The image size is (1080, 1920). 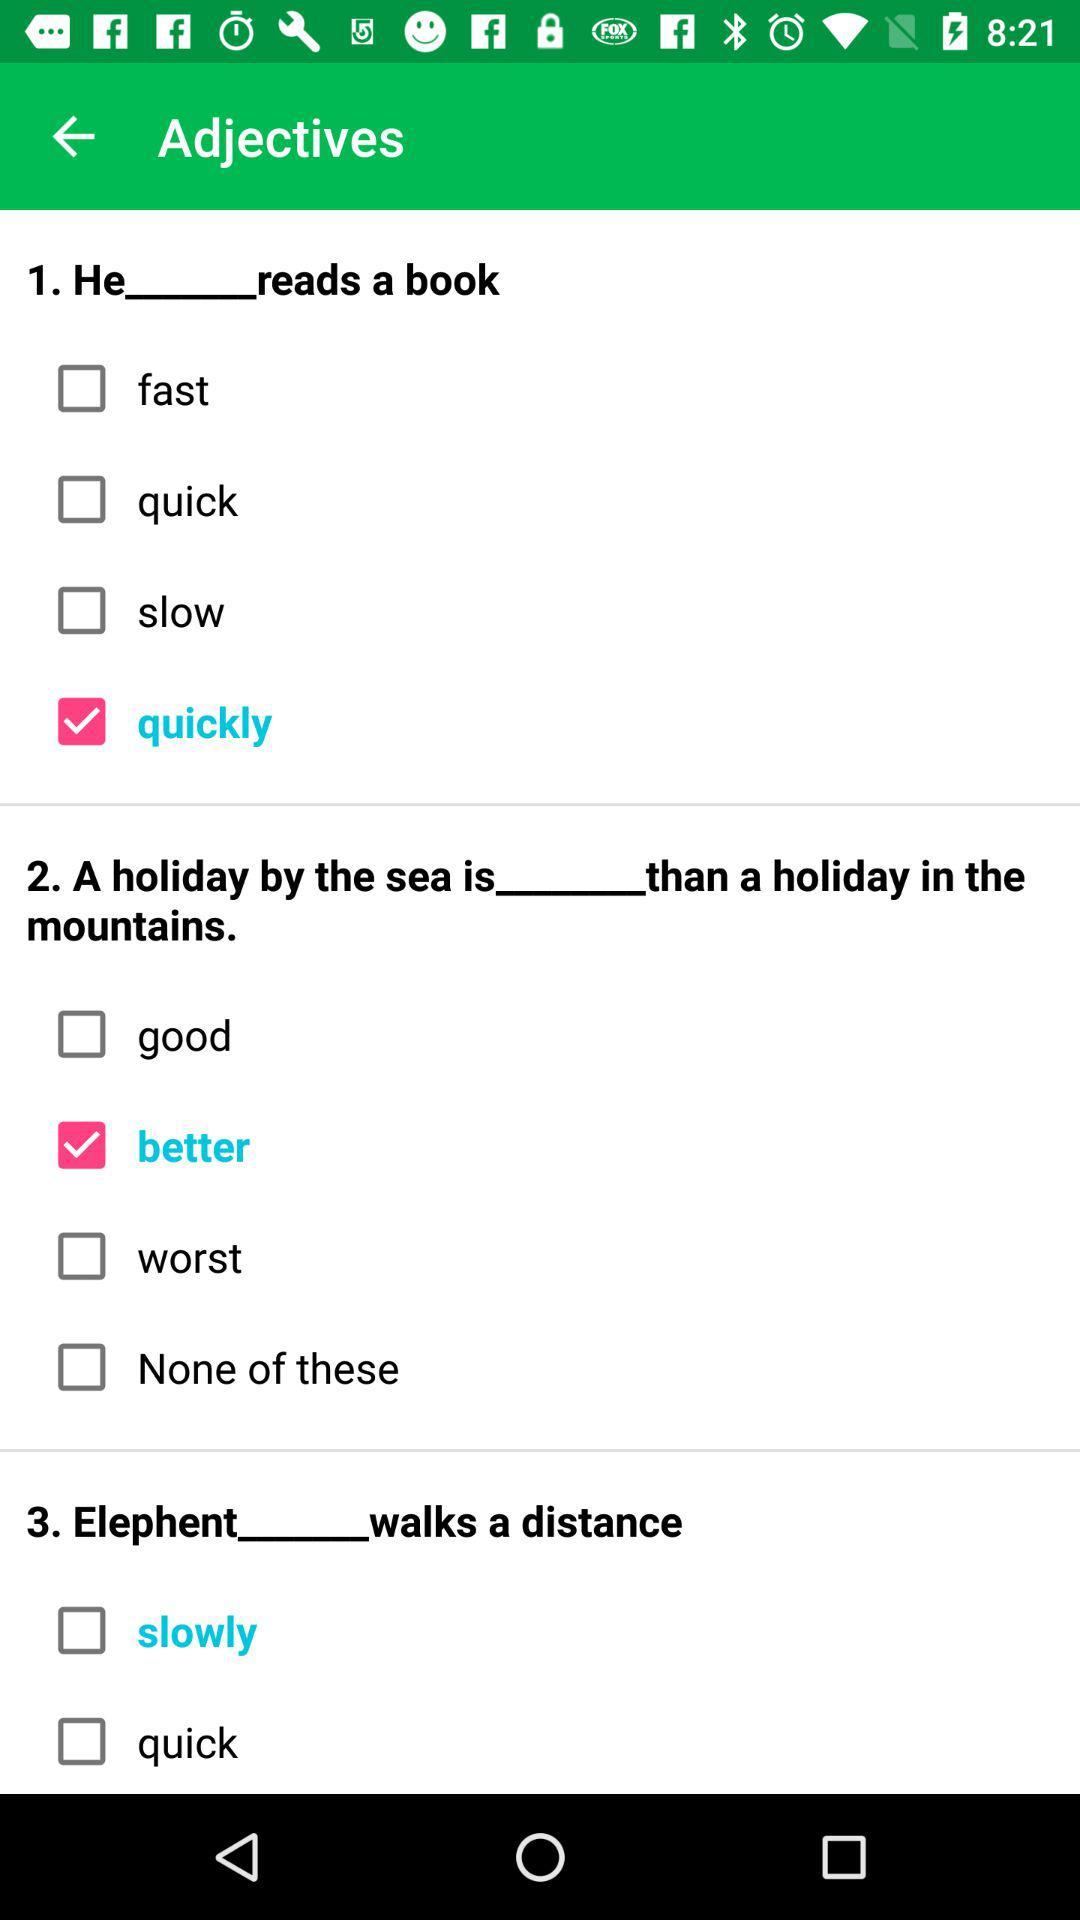 I want to click on the slow, so click(x=587, y=609).